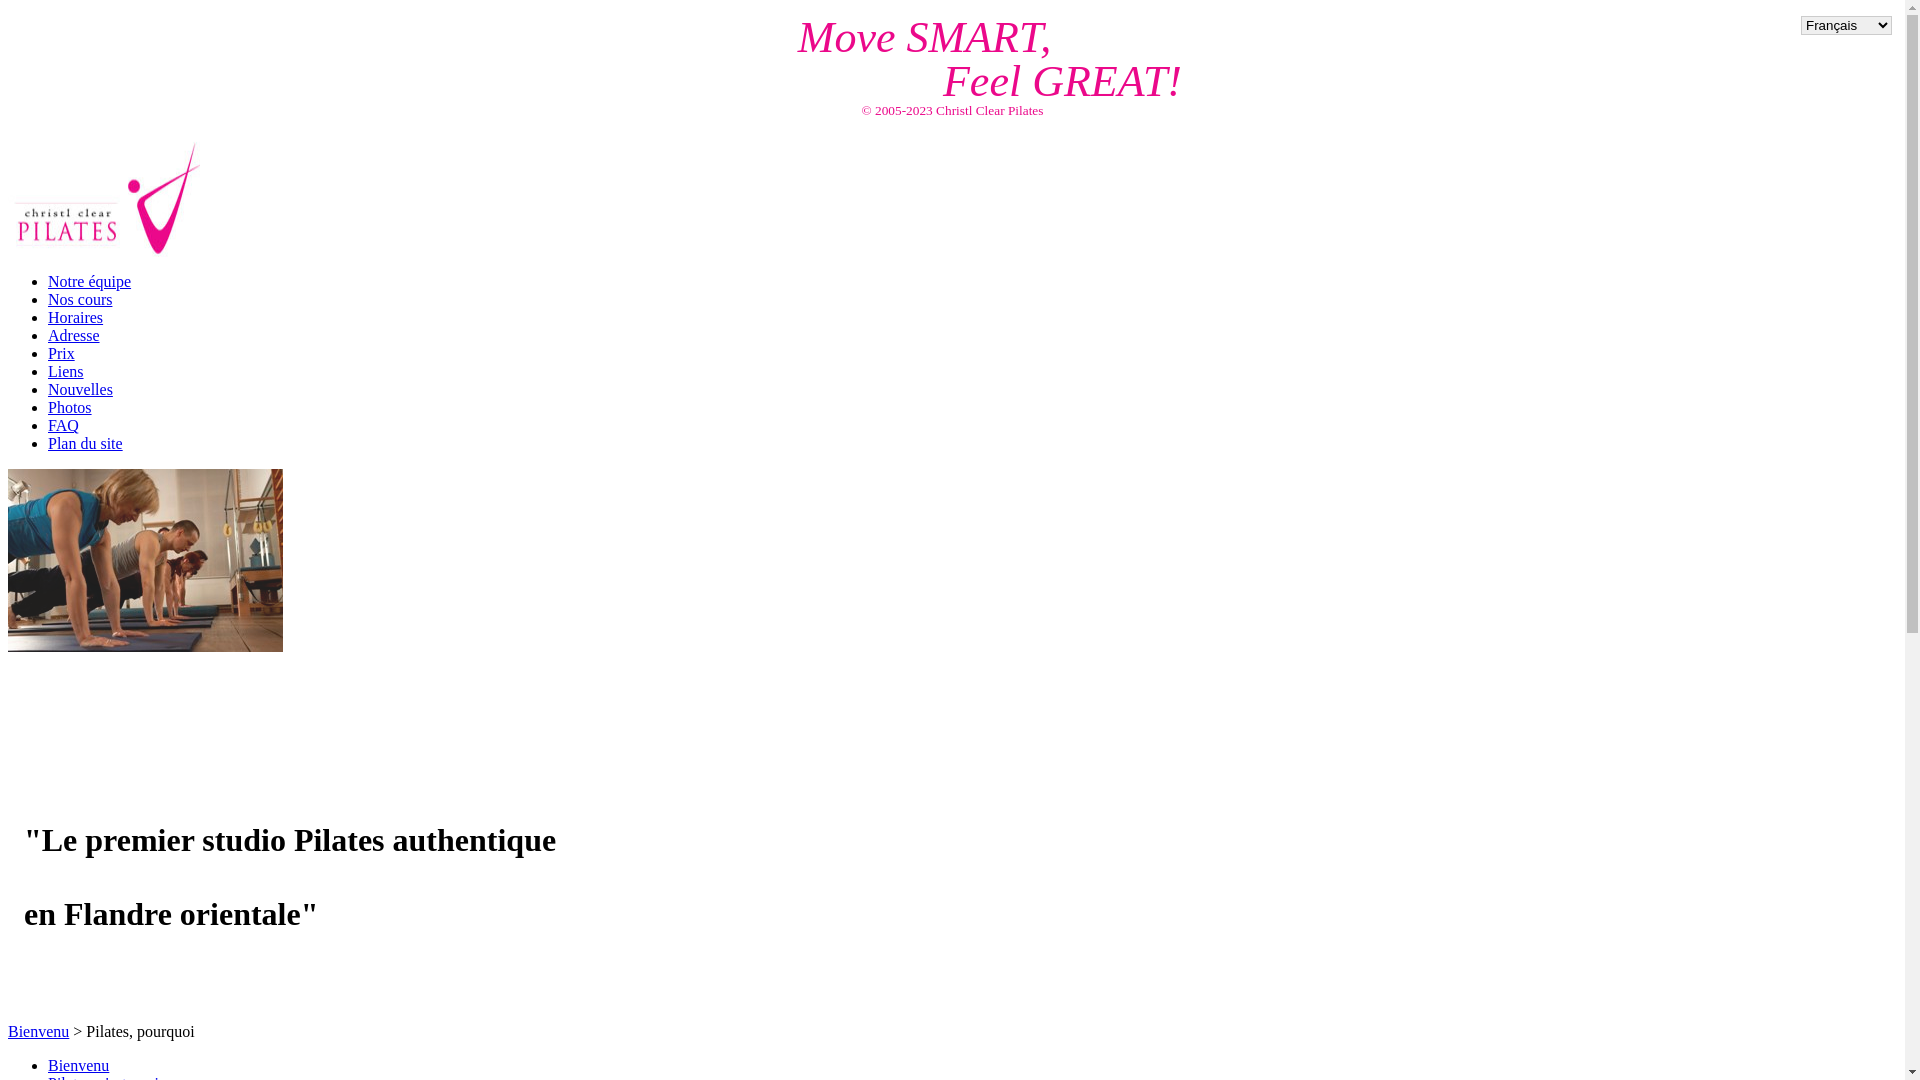 This screenshot has width=1920, height=1080. What do you see at coordinates (66, 371) in the screenshot?
I see `'Liens'` at bounding box center [66, 371].